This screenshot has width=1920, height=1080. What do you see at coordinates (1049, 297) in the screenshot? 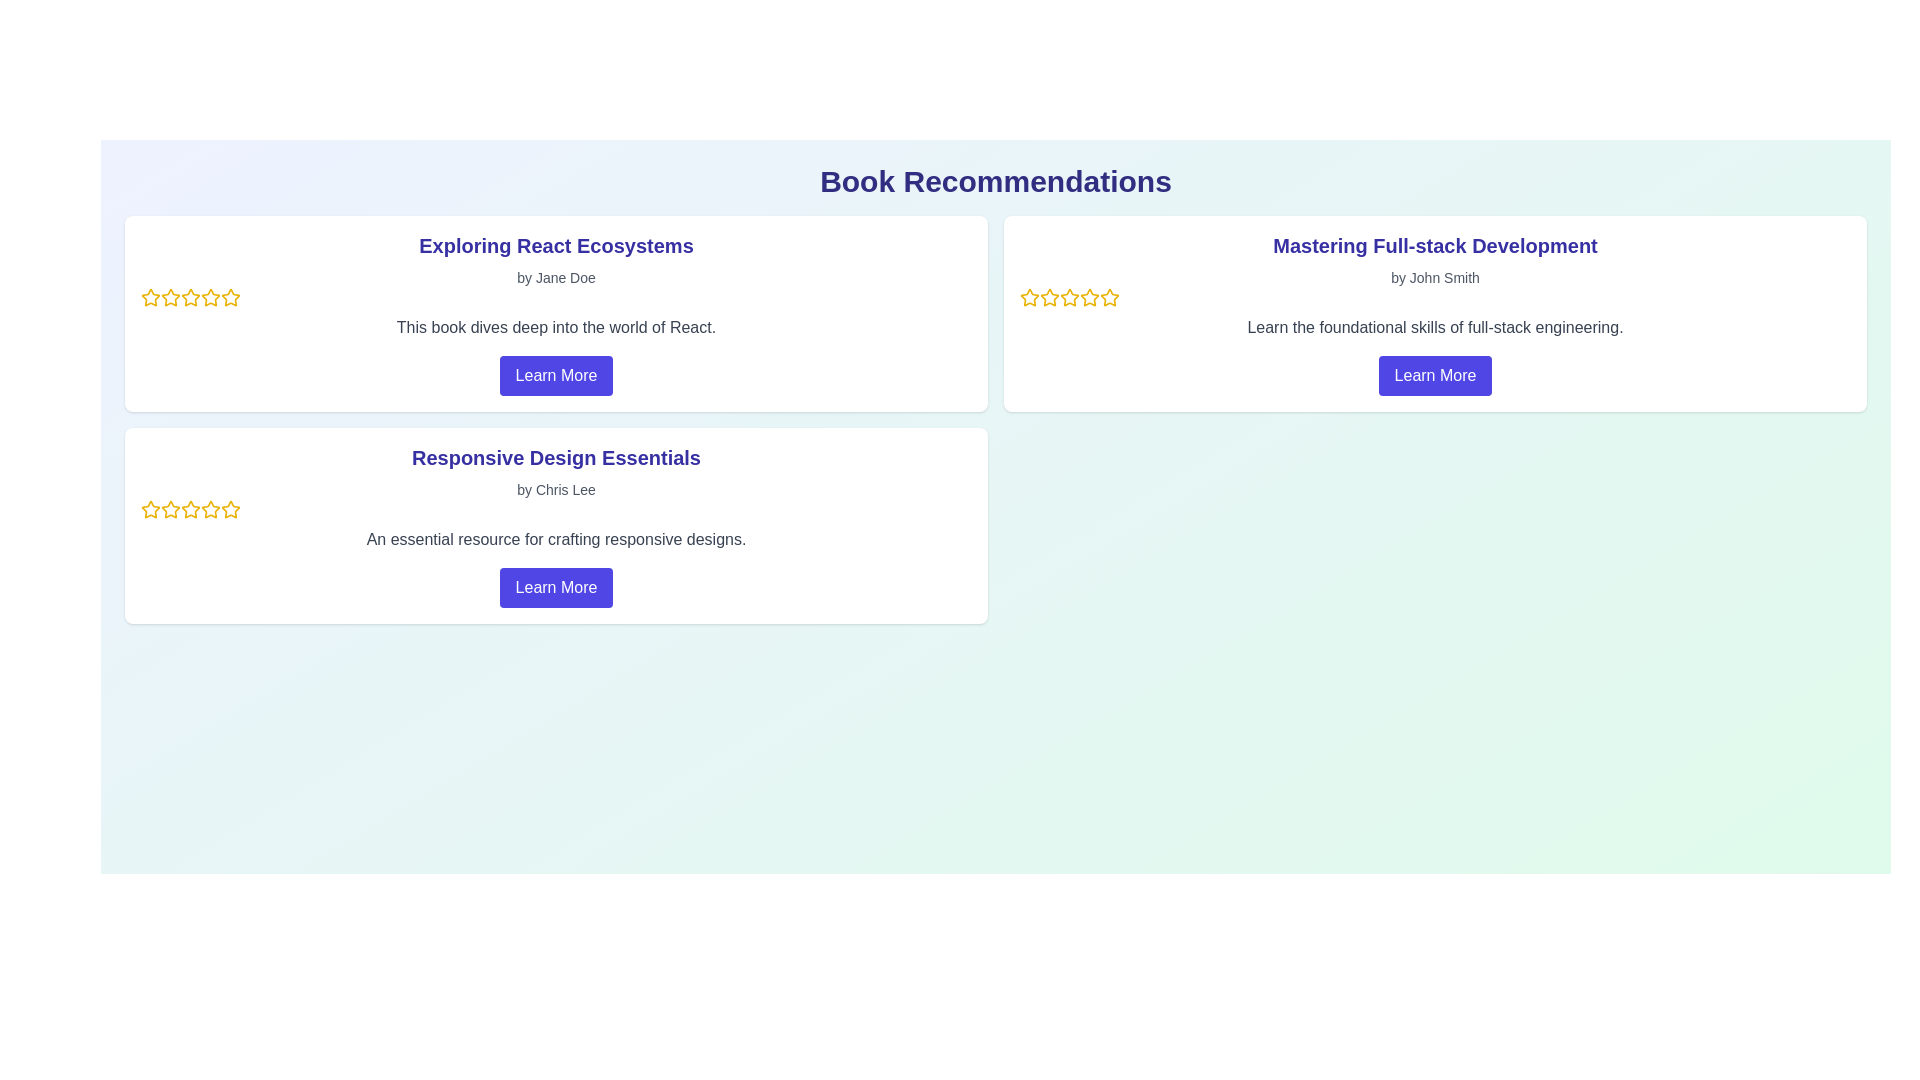
I see `the second star icon used for rating under the title 'Mastering Full-stack Development' located in the top-right card of the layout` at bounding box center [1049, 297].